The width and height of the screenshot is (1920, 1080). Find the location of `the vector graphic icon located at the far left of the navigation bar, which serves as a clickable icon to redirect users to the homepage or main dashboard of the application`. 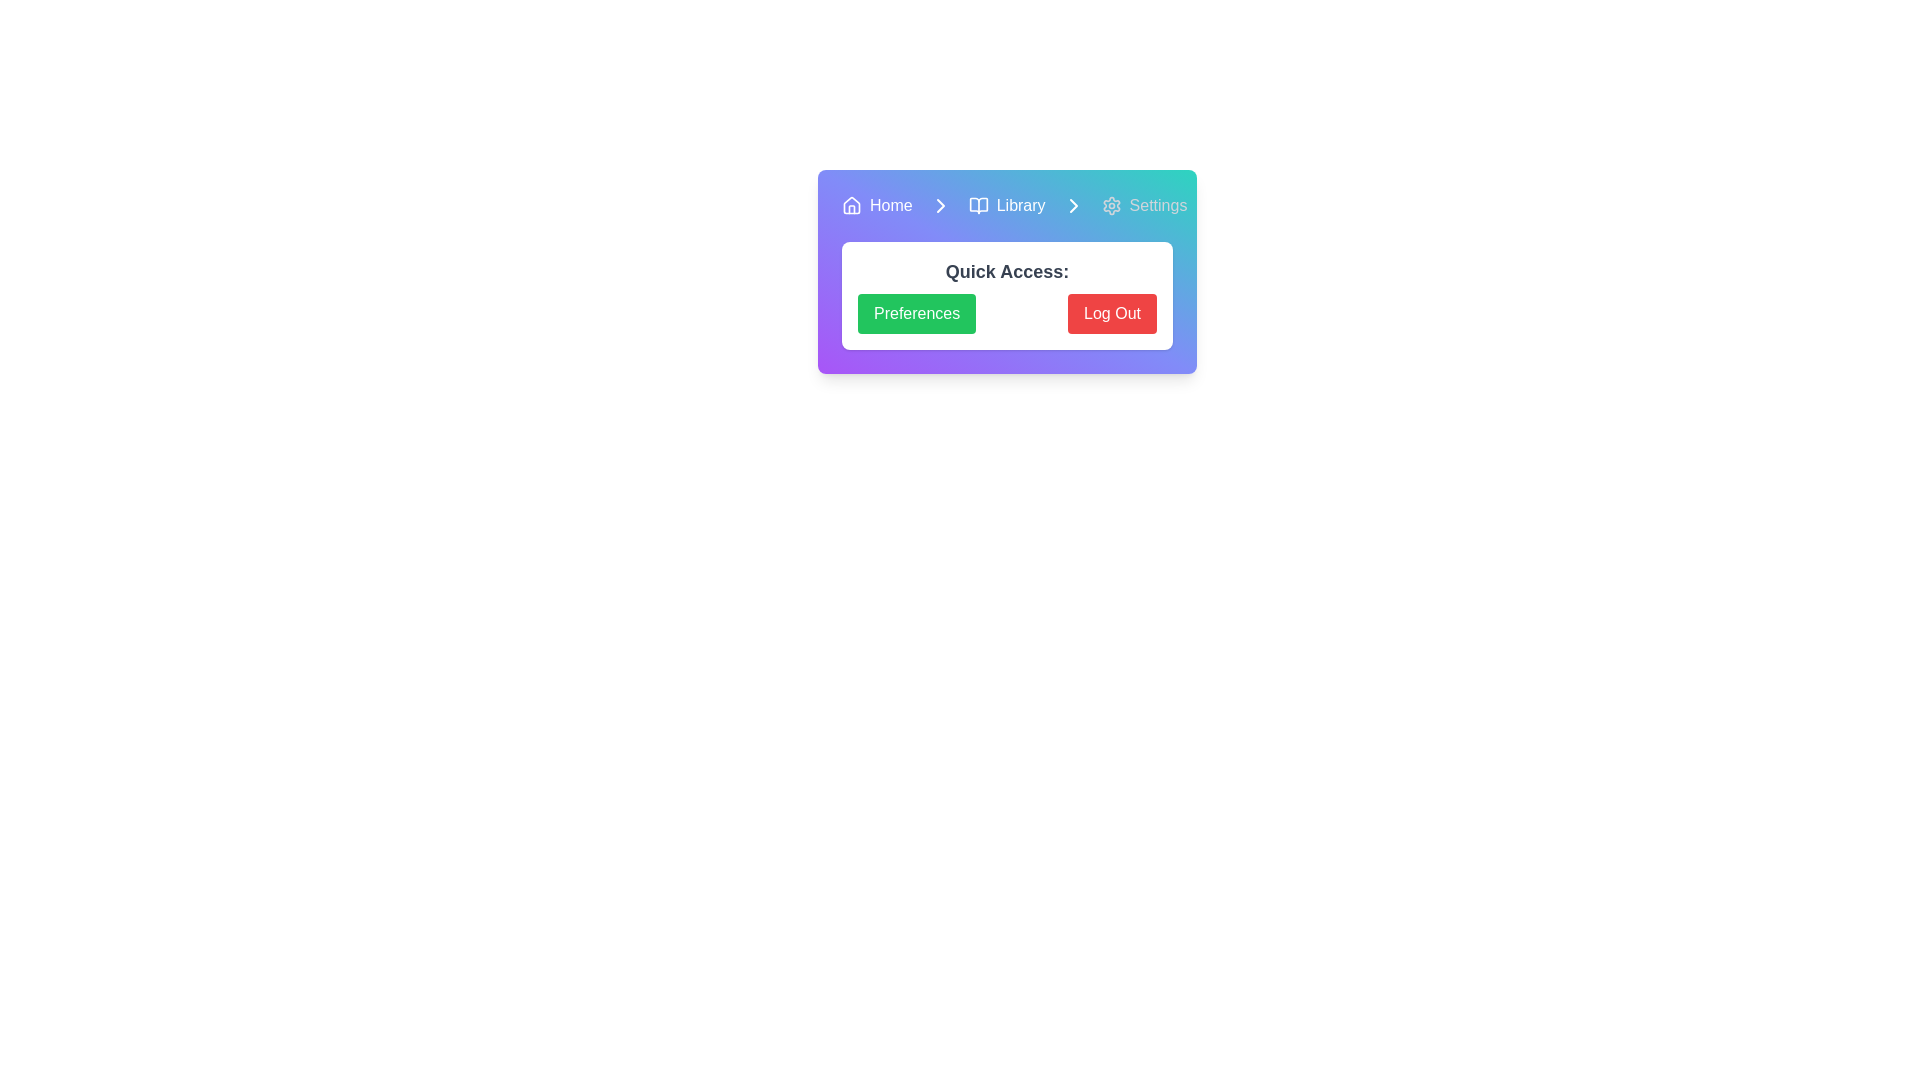

the vector graphic icon located at the far left of the navigation bar, which serves as a clickable icon to redirect users to the homepage or main dashboard of the application is located at coordinates (851, 204).